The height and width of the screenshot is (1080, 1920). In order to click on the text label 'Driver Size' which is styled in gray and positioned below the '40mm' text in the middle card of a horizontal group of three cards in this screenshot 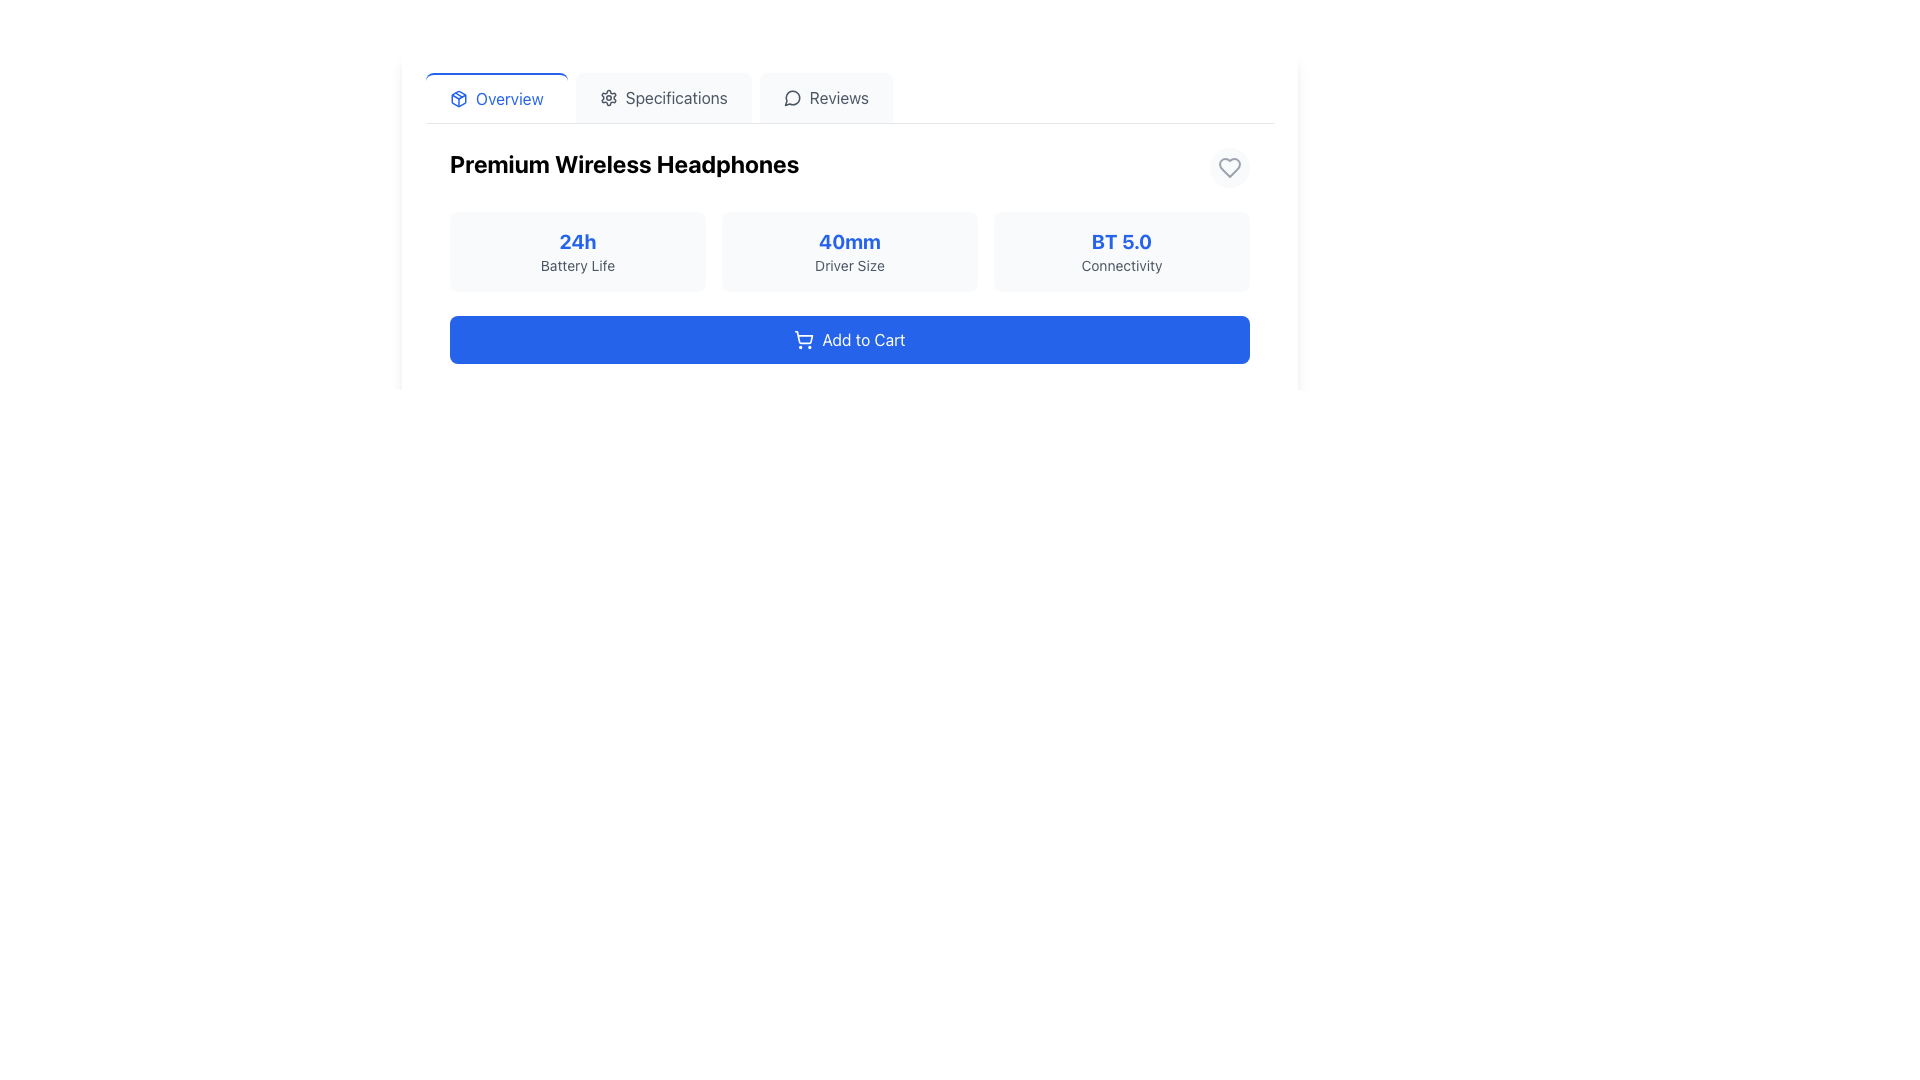, I will do `click(849, 265)`.